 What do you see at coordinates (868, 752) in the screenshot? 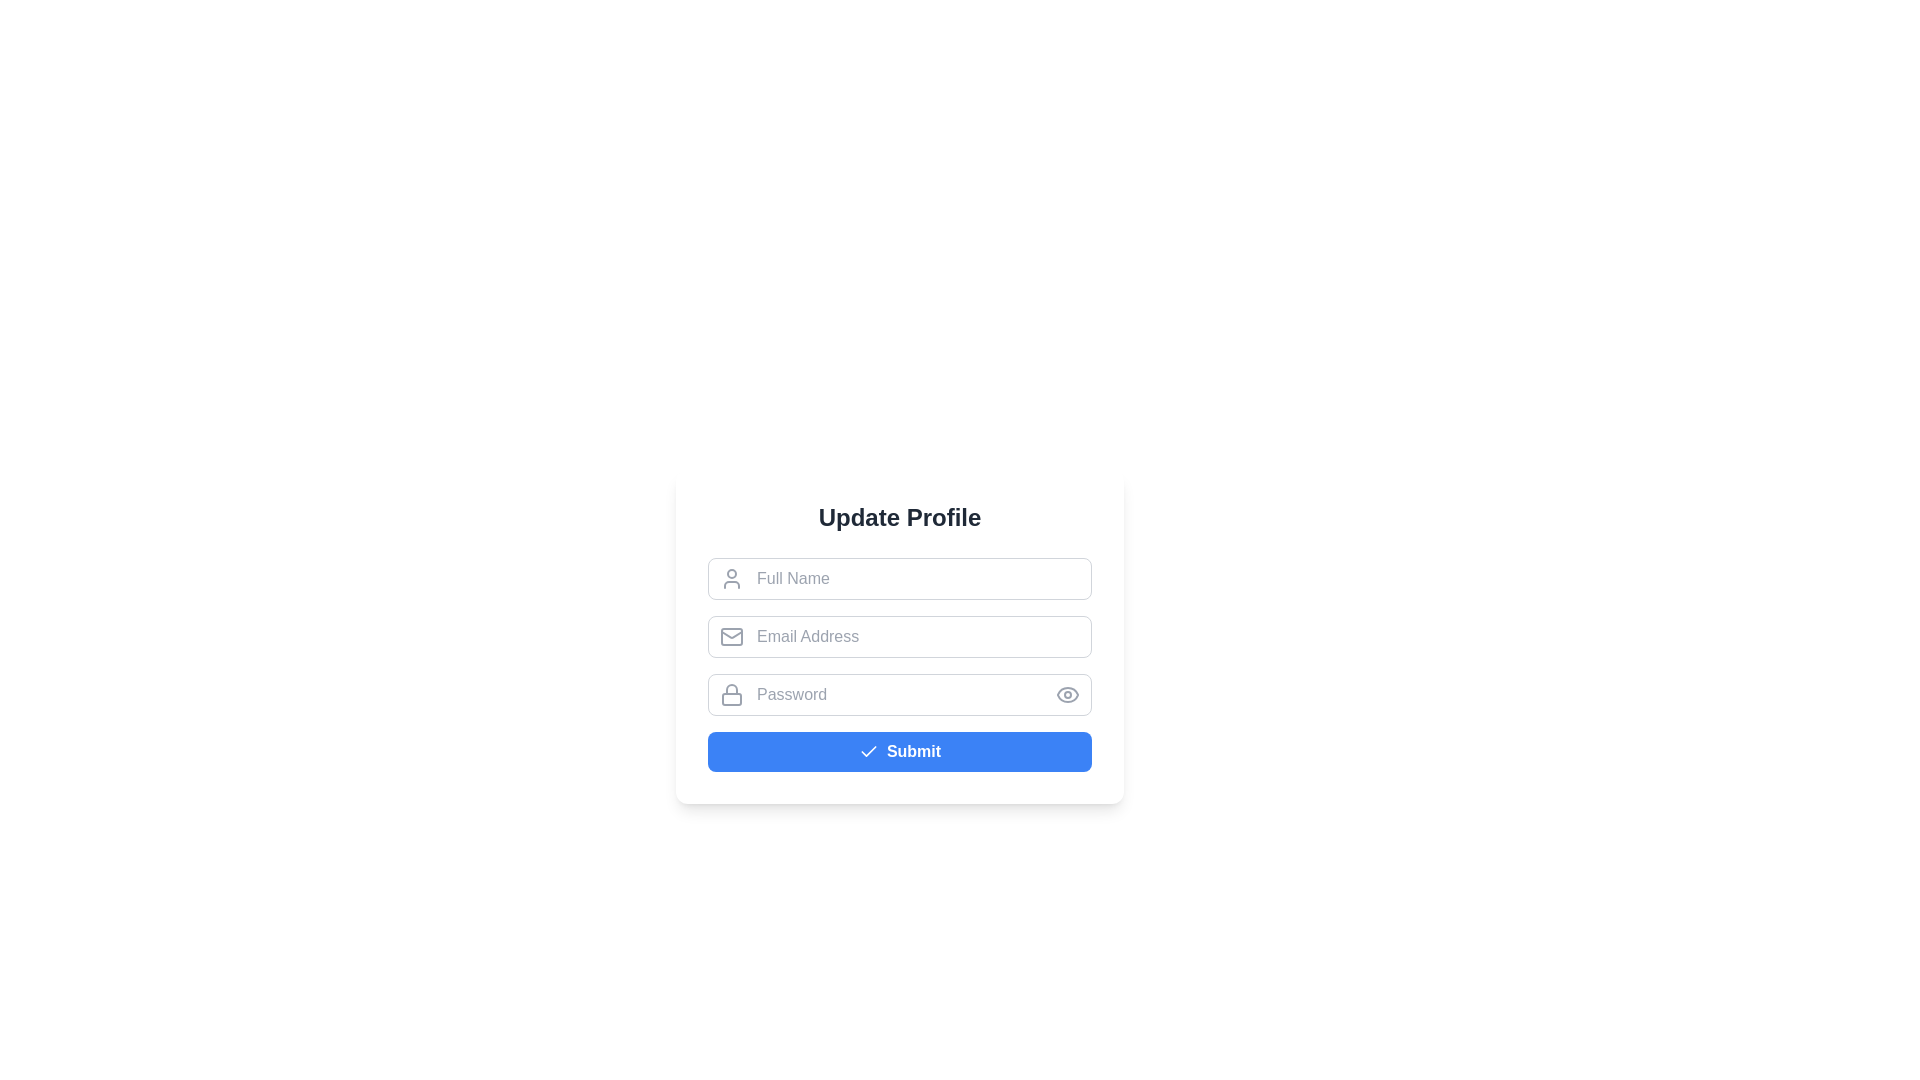
I see `the confirmation icon located inside the 'Submit' button, positioned towards the center-right of the button's content area` at bounding box center [868, 752].